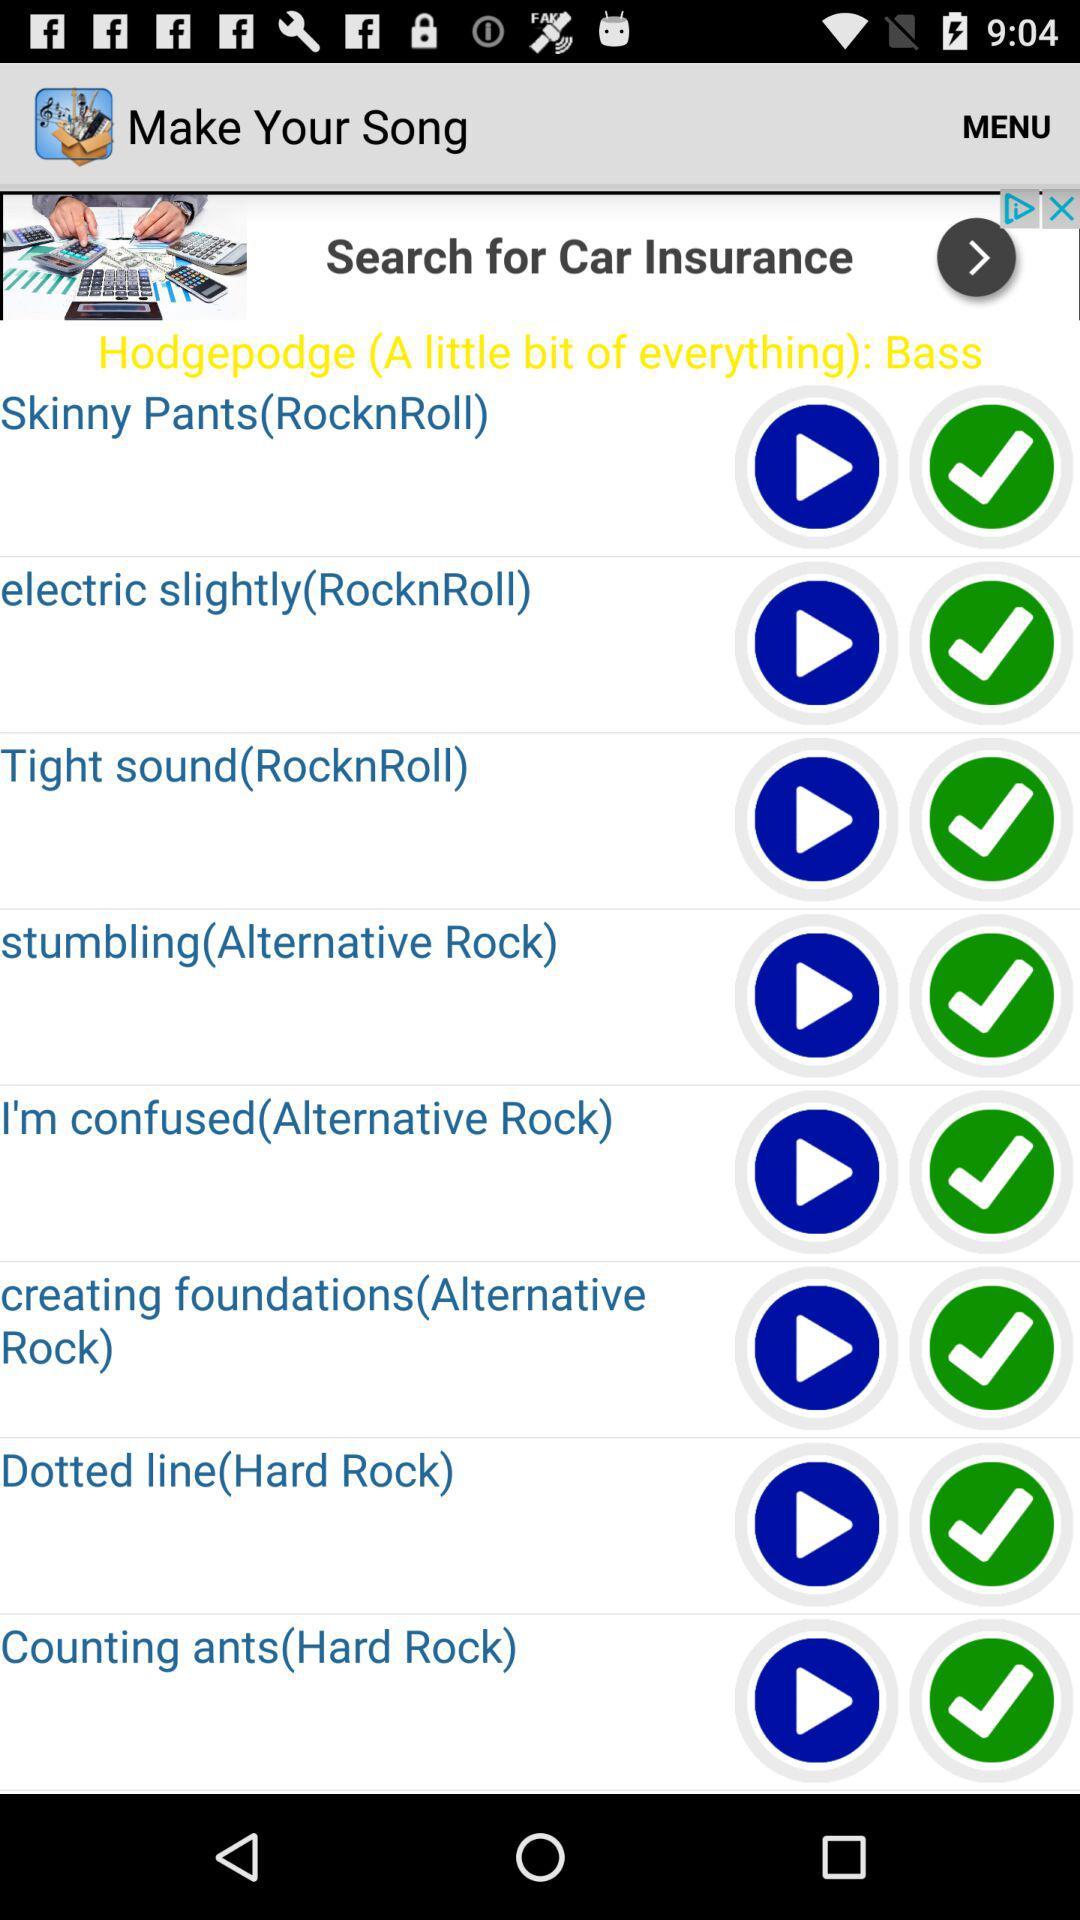 This screenshot has height=1920, width=1080. What do you see at coordinates (992, 1349) in the screenshot?
I see `switch autoplay option` at bounding box center [992, 1349].